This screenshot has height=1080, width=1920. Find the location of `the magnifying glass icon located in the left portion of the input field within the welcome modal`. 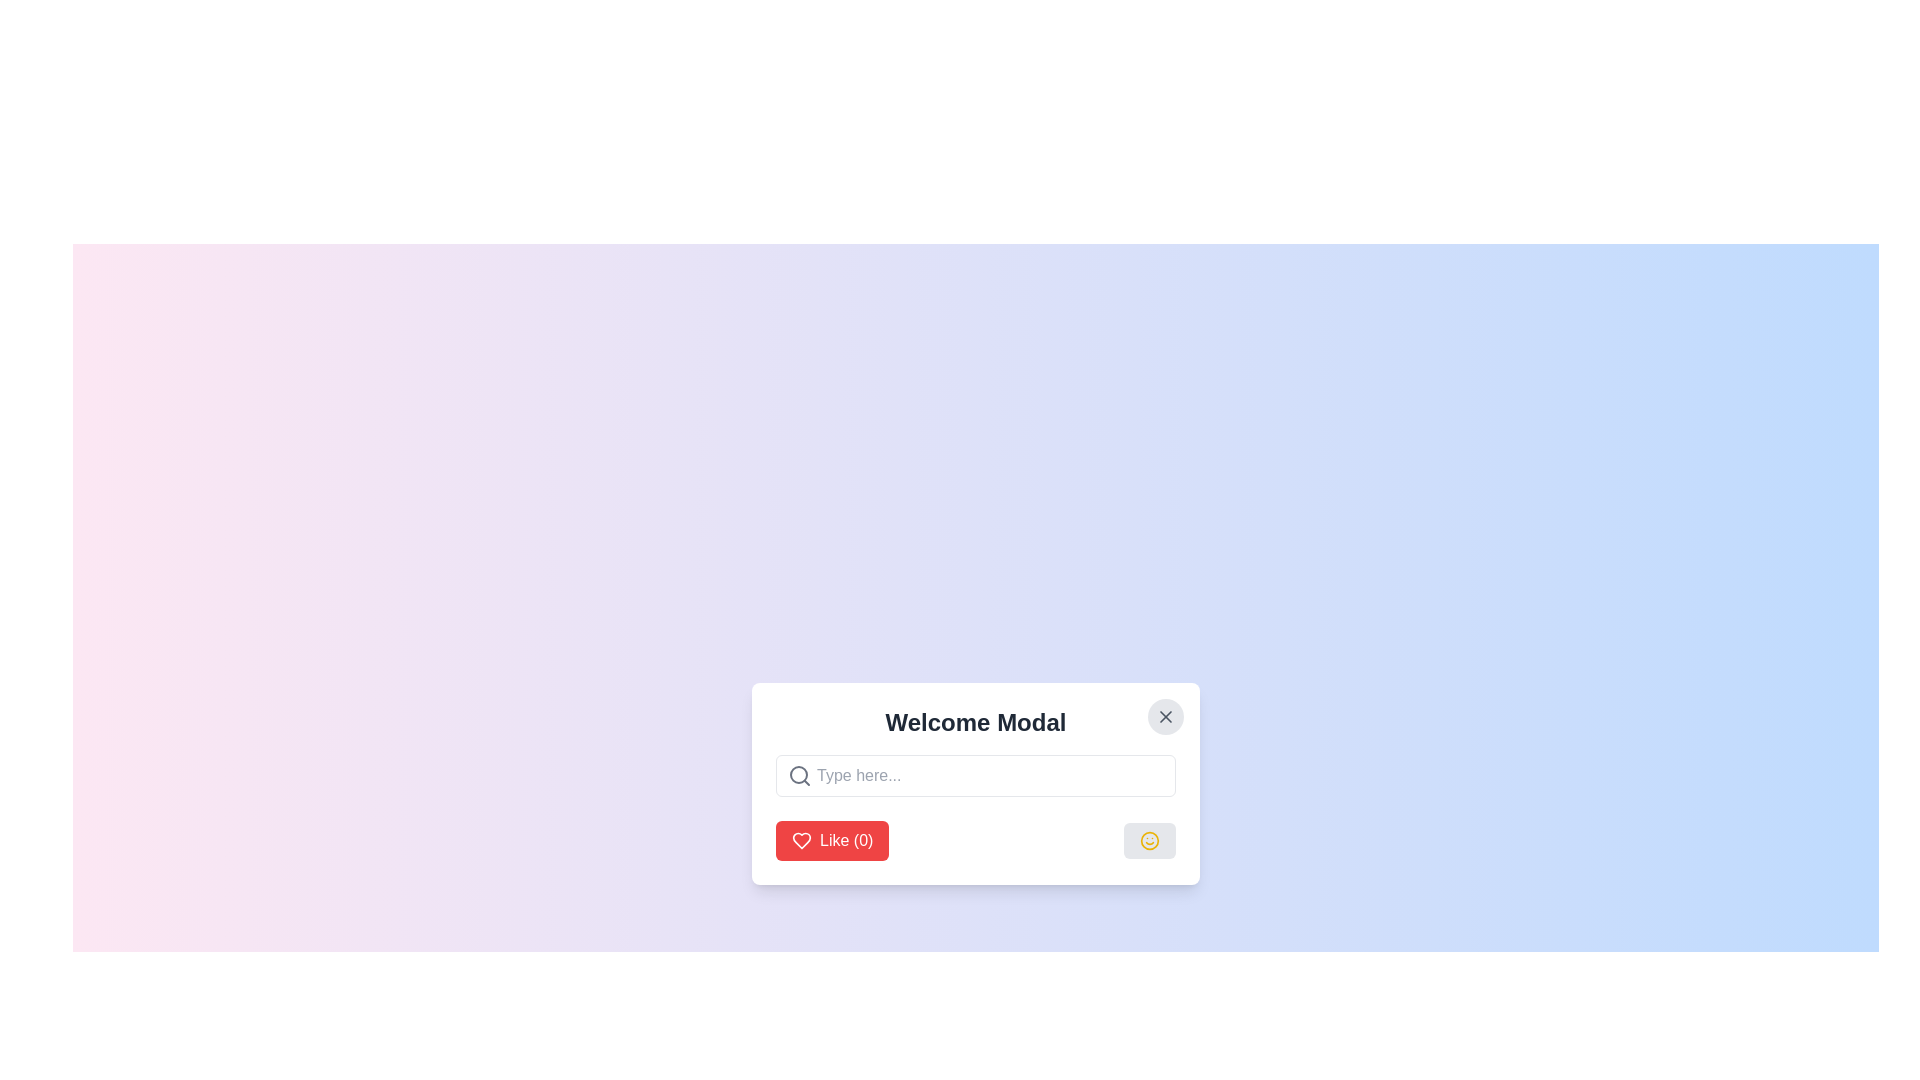

the magnifying glass icon located in the left portion of the input field within the welcome modal is located at coordinates (800, 774).